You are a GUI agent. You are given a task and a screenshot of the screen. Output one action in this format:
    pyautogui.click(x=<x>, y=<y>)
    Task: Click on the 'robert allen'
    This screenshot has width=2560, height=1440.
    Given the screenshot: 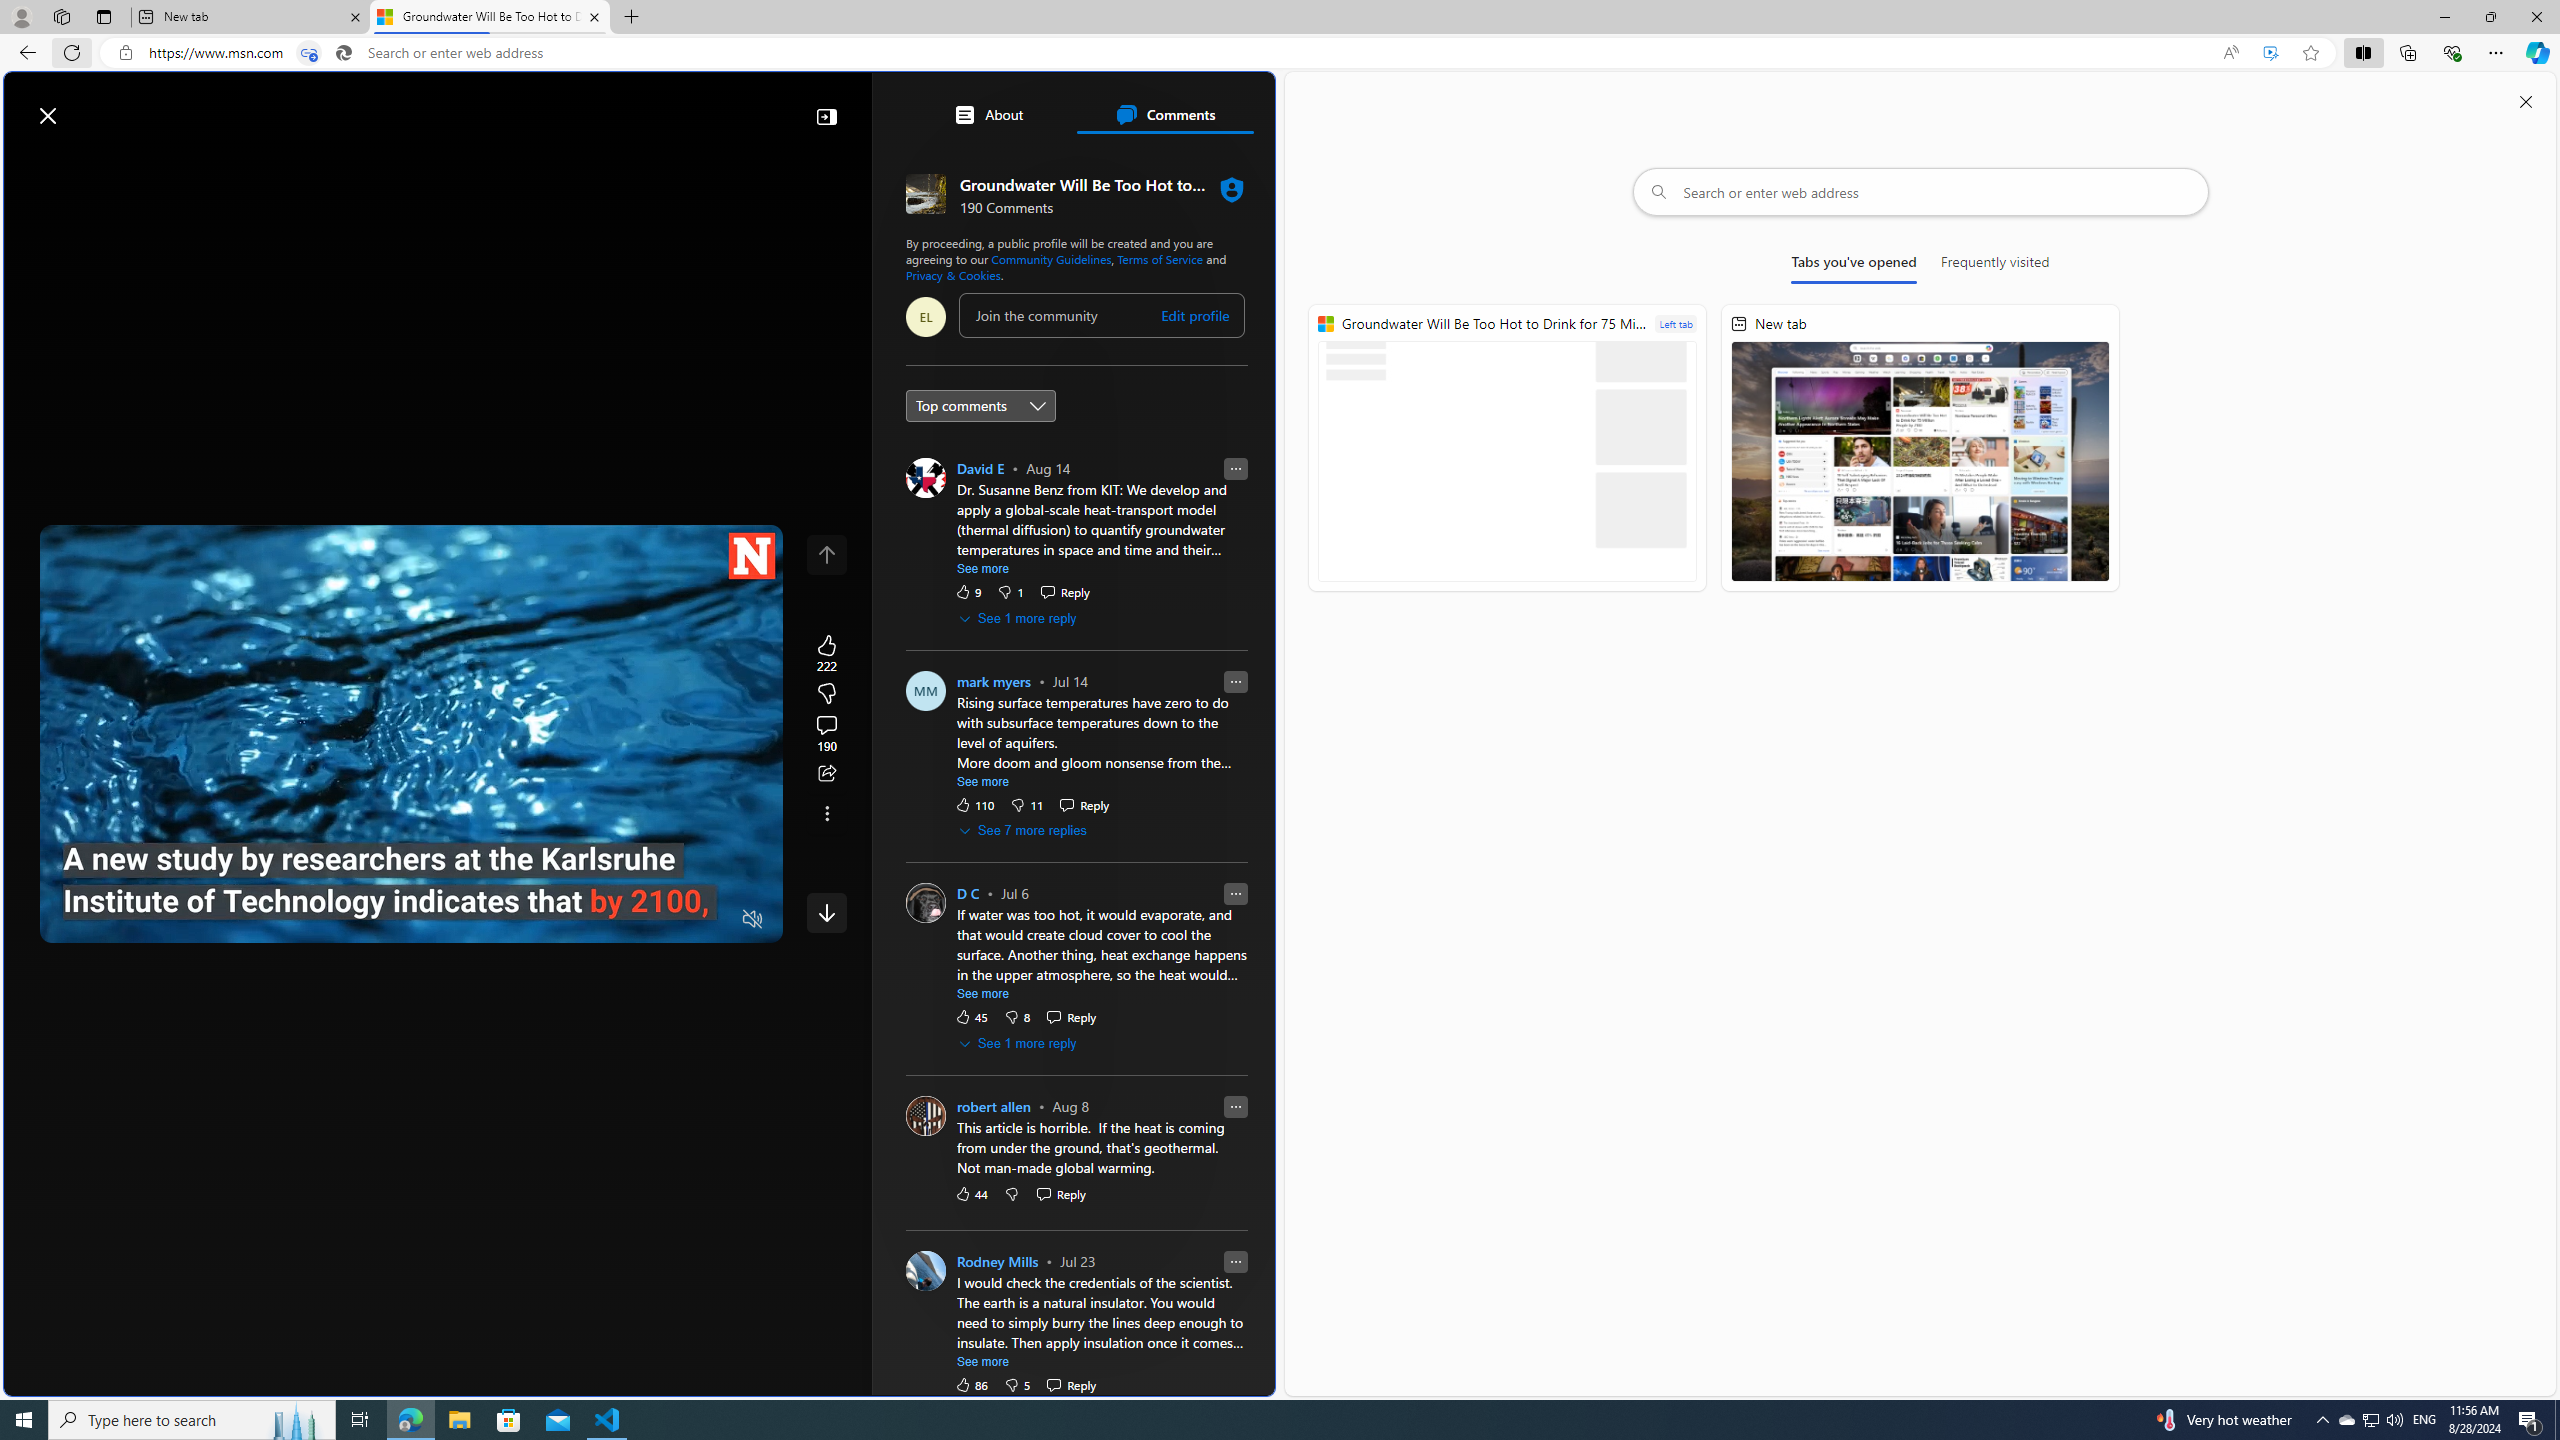 What is the action you would take?
    pyautogui.click(x=992, y=1106)
    